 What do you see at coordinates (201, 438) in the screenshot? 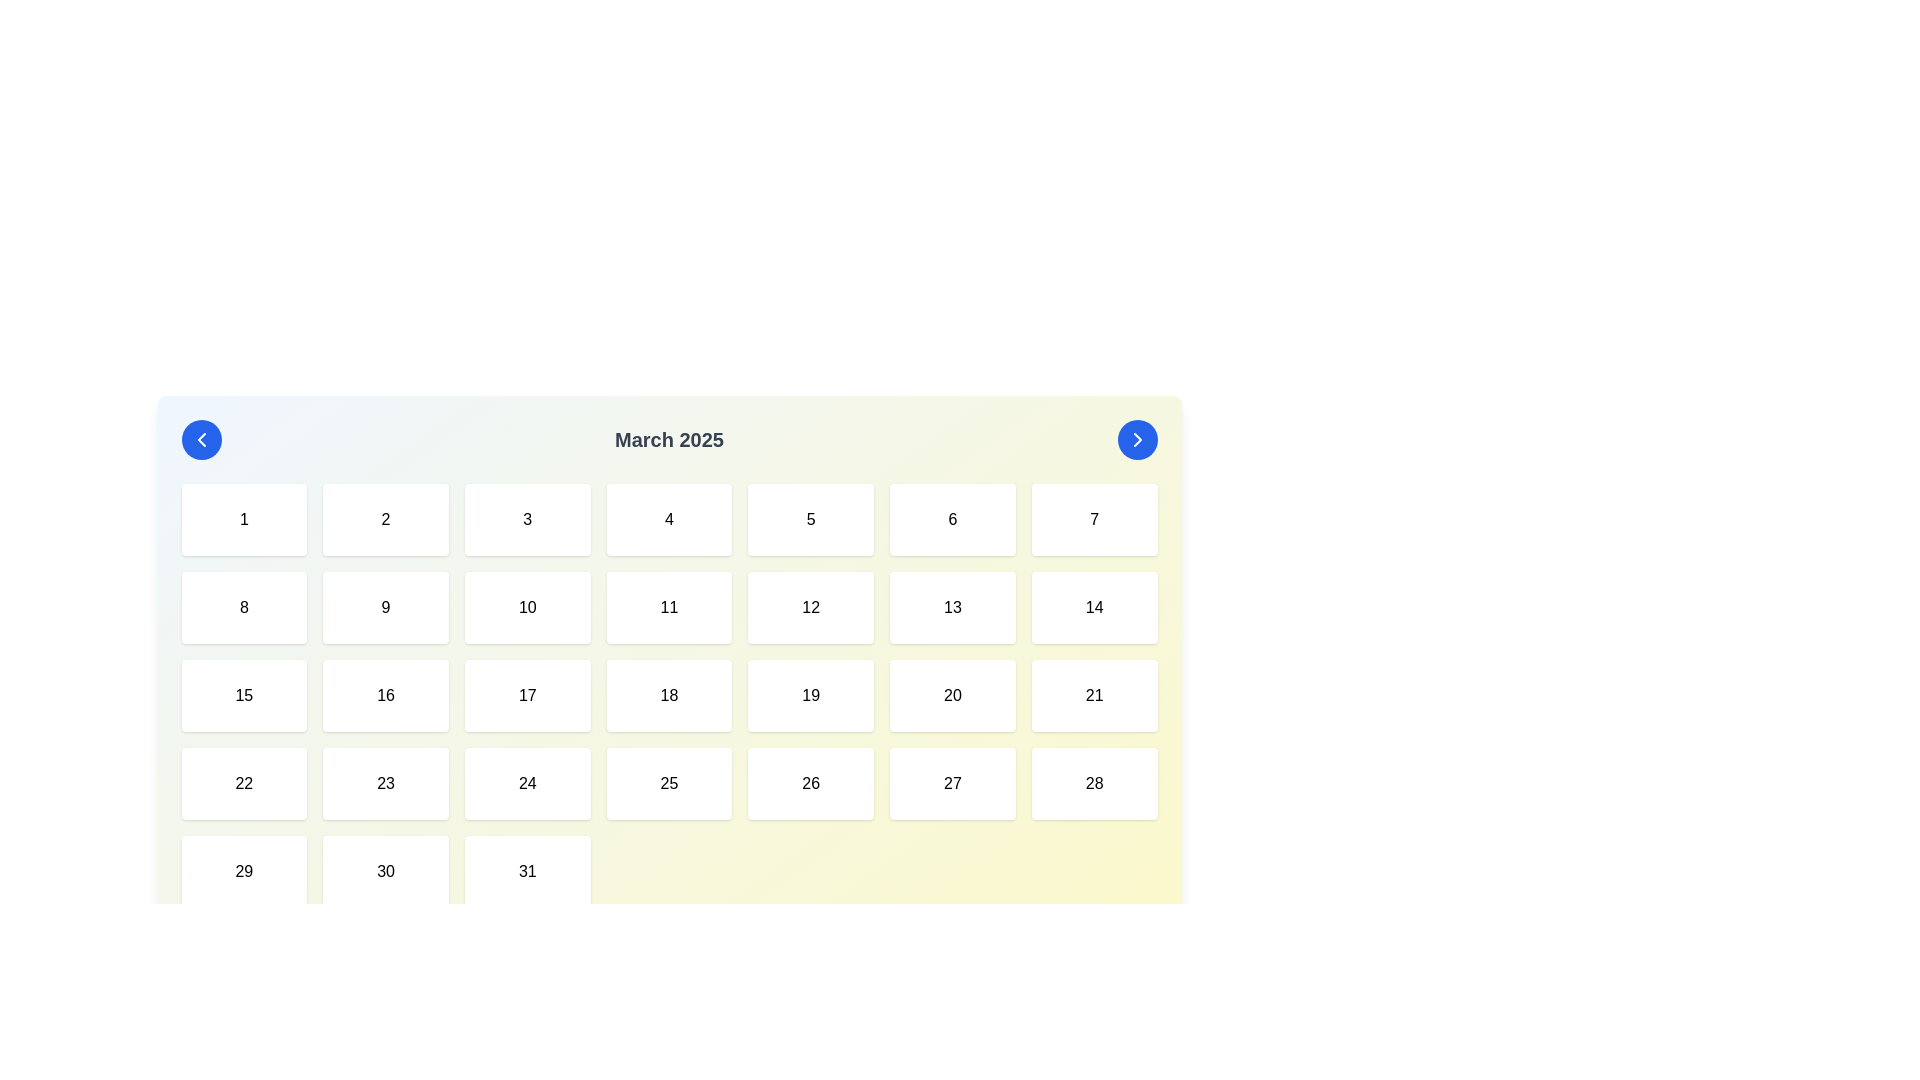
I see `the circular button with a blue background and a white chevron pointing left, located at the top-left corner of the main calendar interface` at bounding box center [201, 438].